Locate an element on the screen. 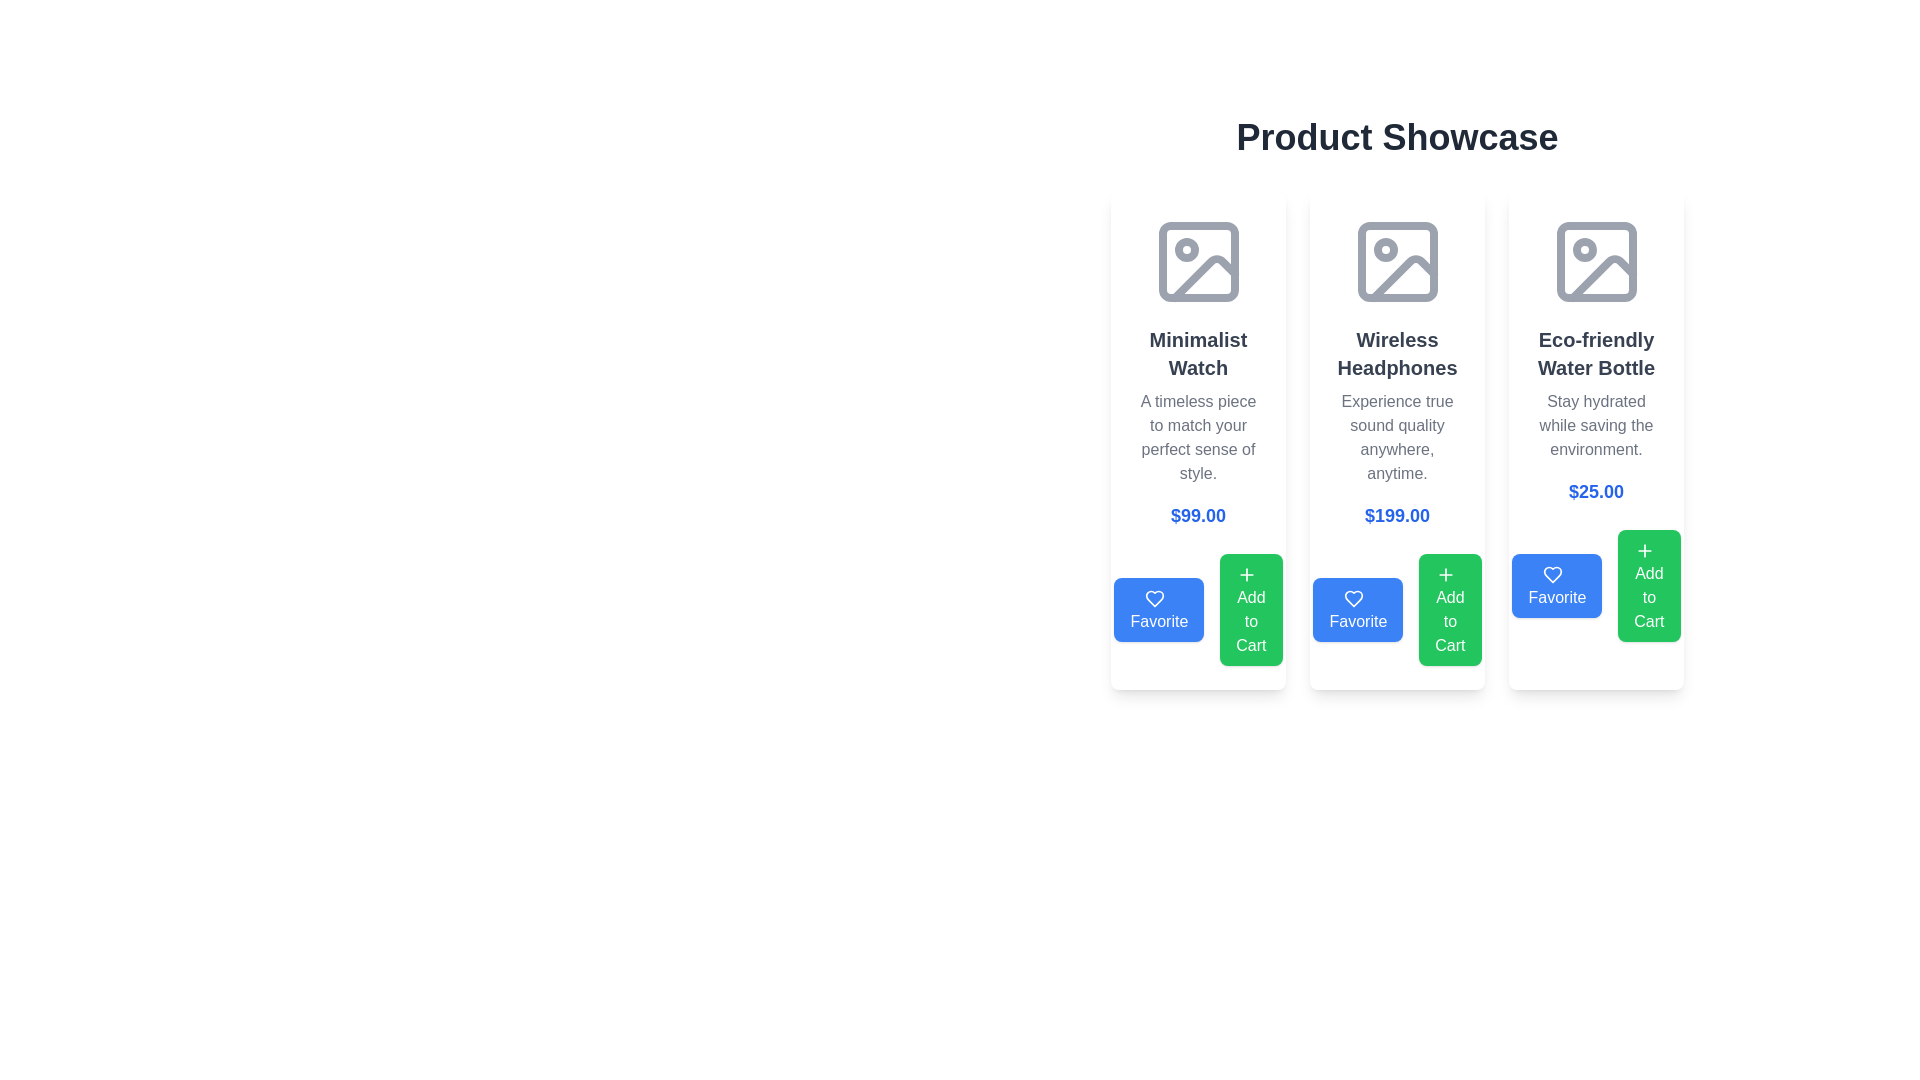 This screenshot has height=1080, width=1920. the 'Add to Cart' icon located at the bottom right section of the product card, which is embedded inside a green button is located at coordinates (1645, 550).